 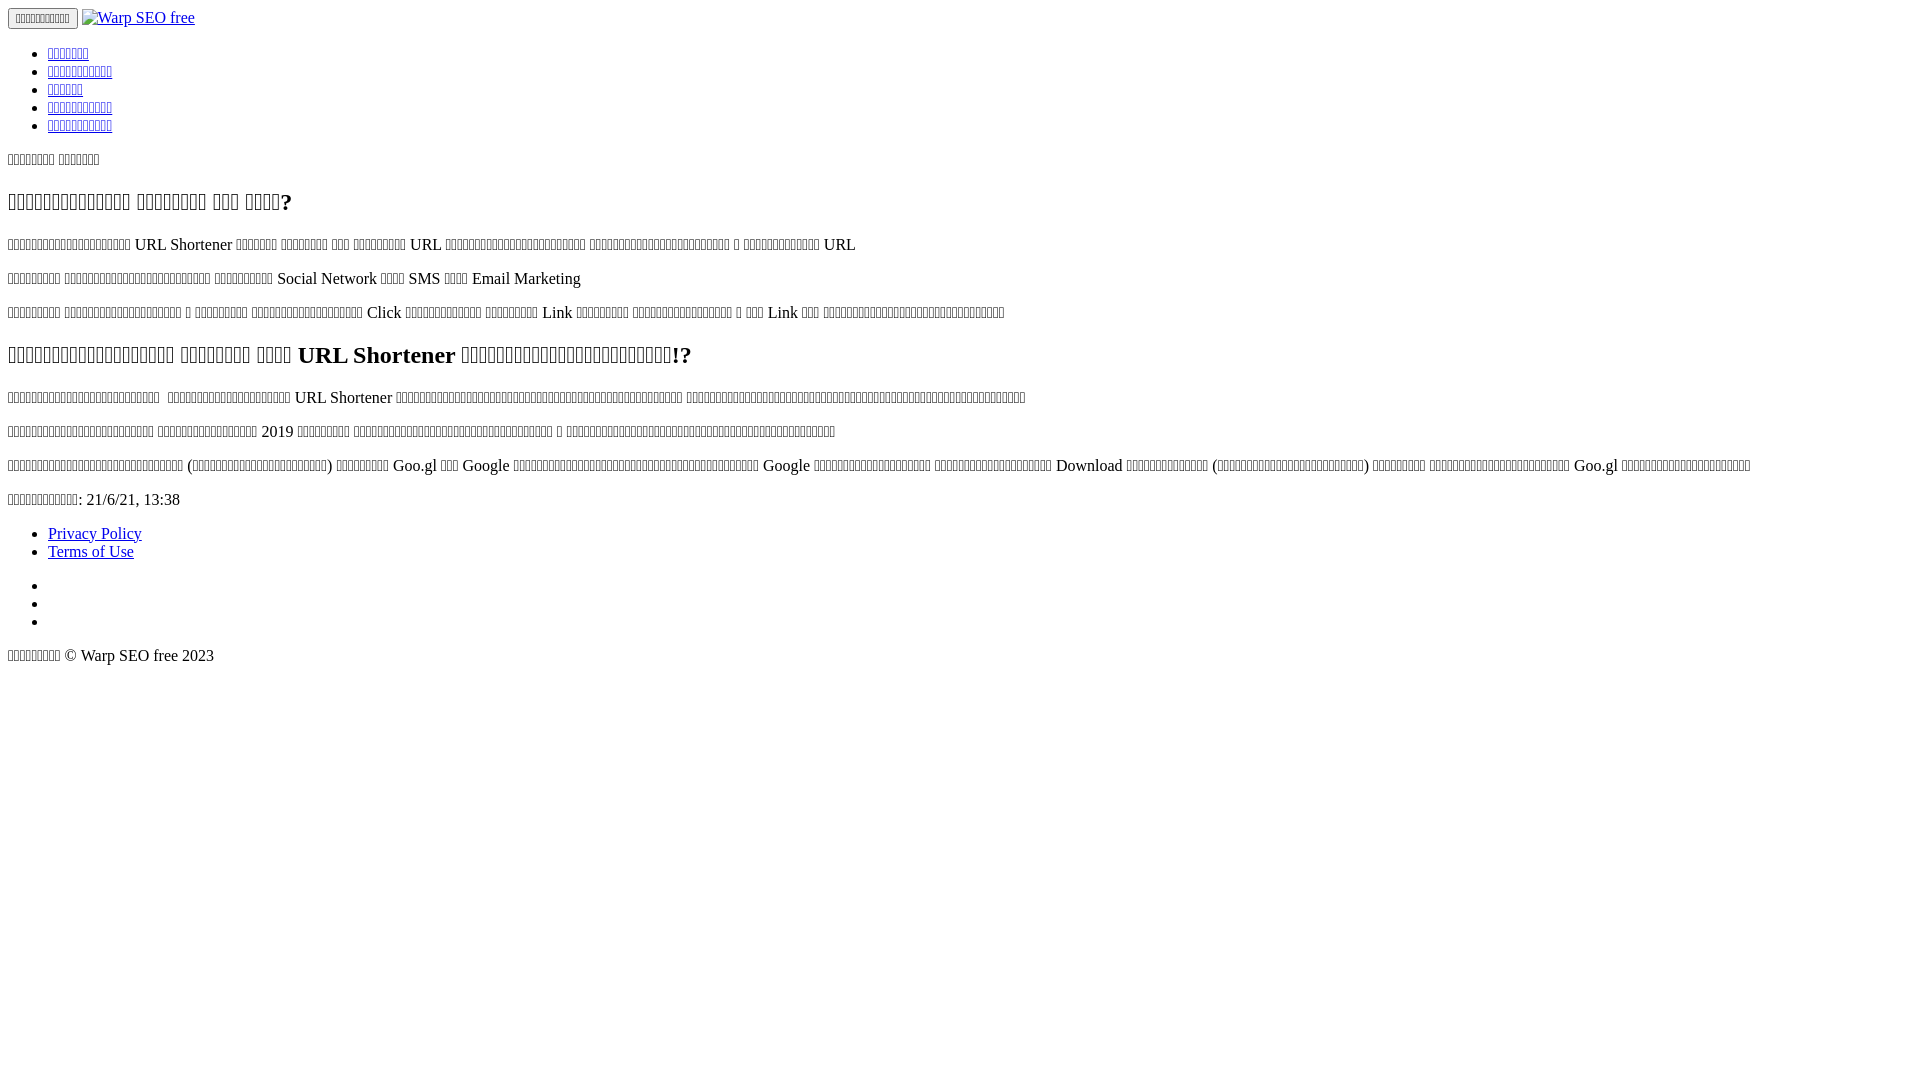 I want to click on 'Terms of Use', so click(x=90, y=551).